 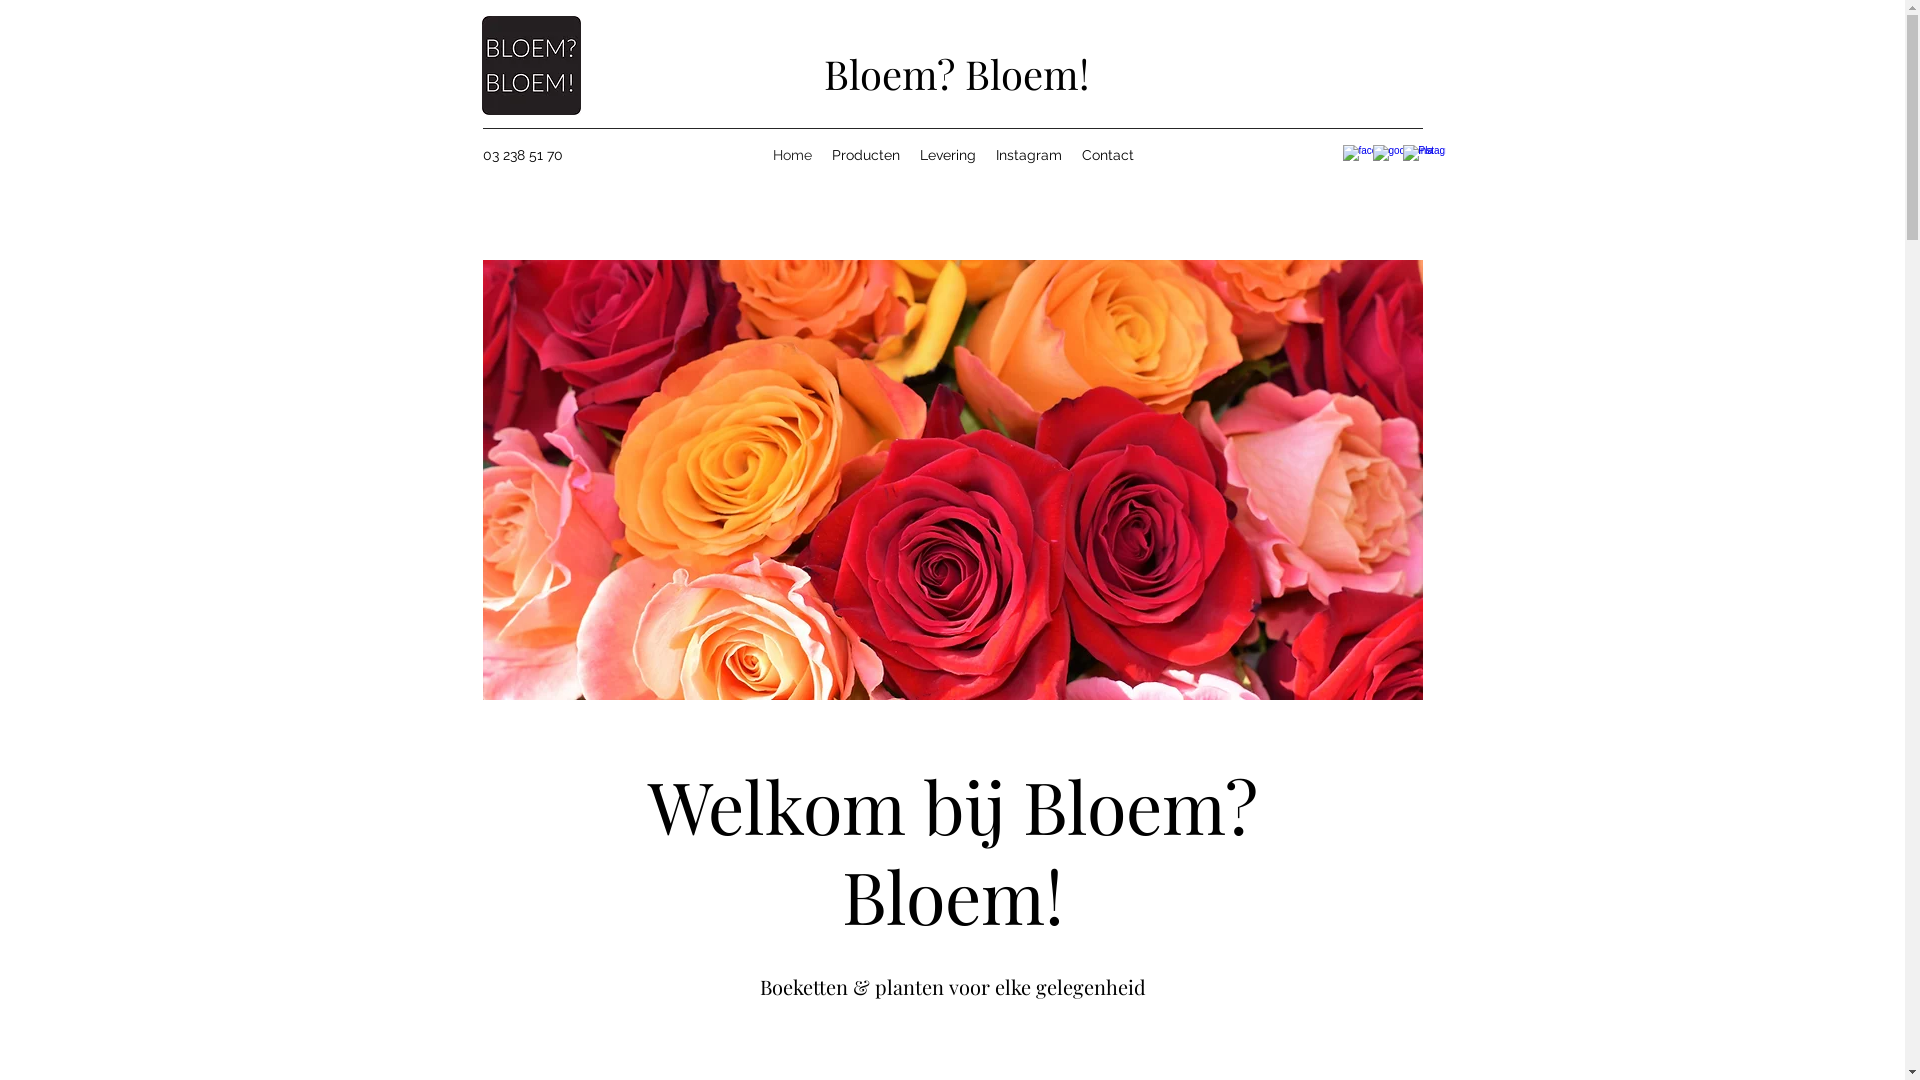 I want to click on 'Bloem? Bloem!', so click(x=955, y=72).